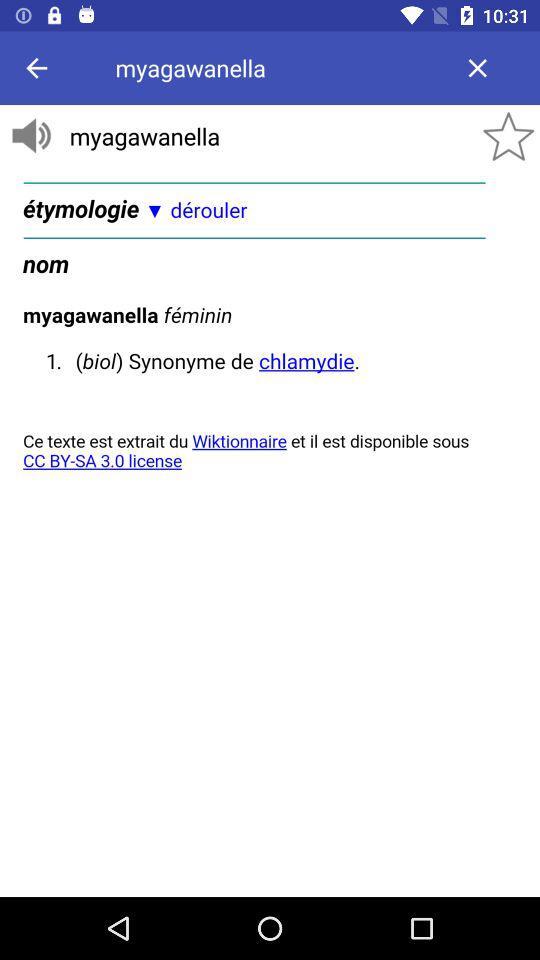 The width and height of the screenshot is (540, 960). Describe the element at coordinates (508, 135) in the screenshot. I see `the star icon` at that location.